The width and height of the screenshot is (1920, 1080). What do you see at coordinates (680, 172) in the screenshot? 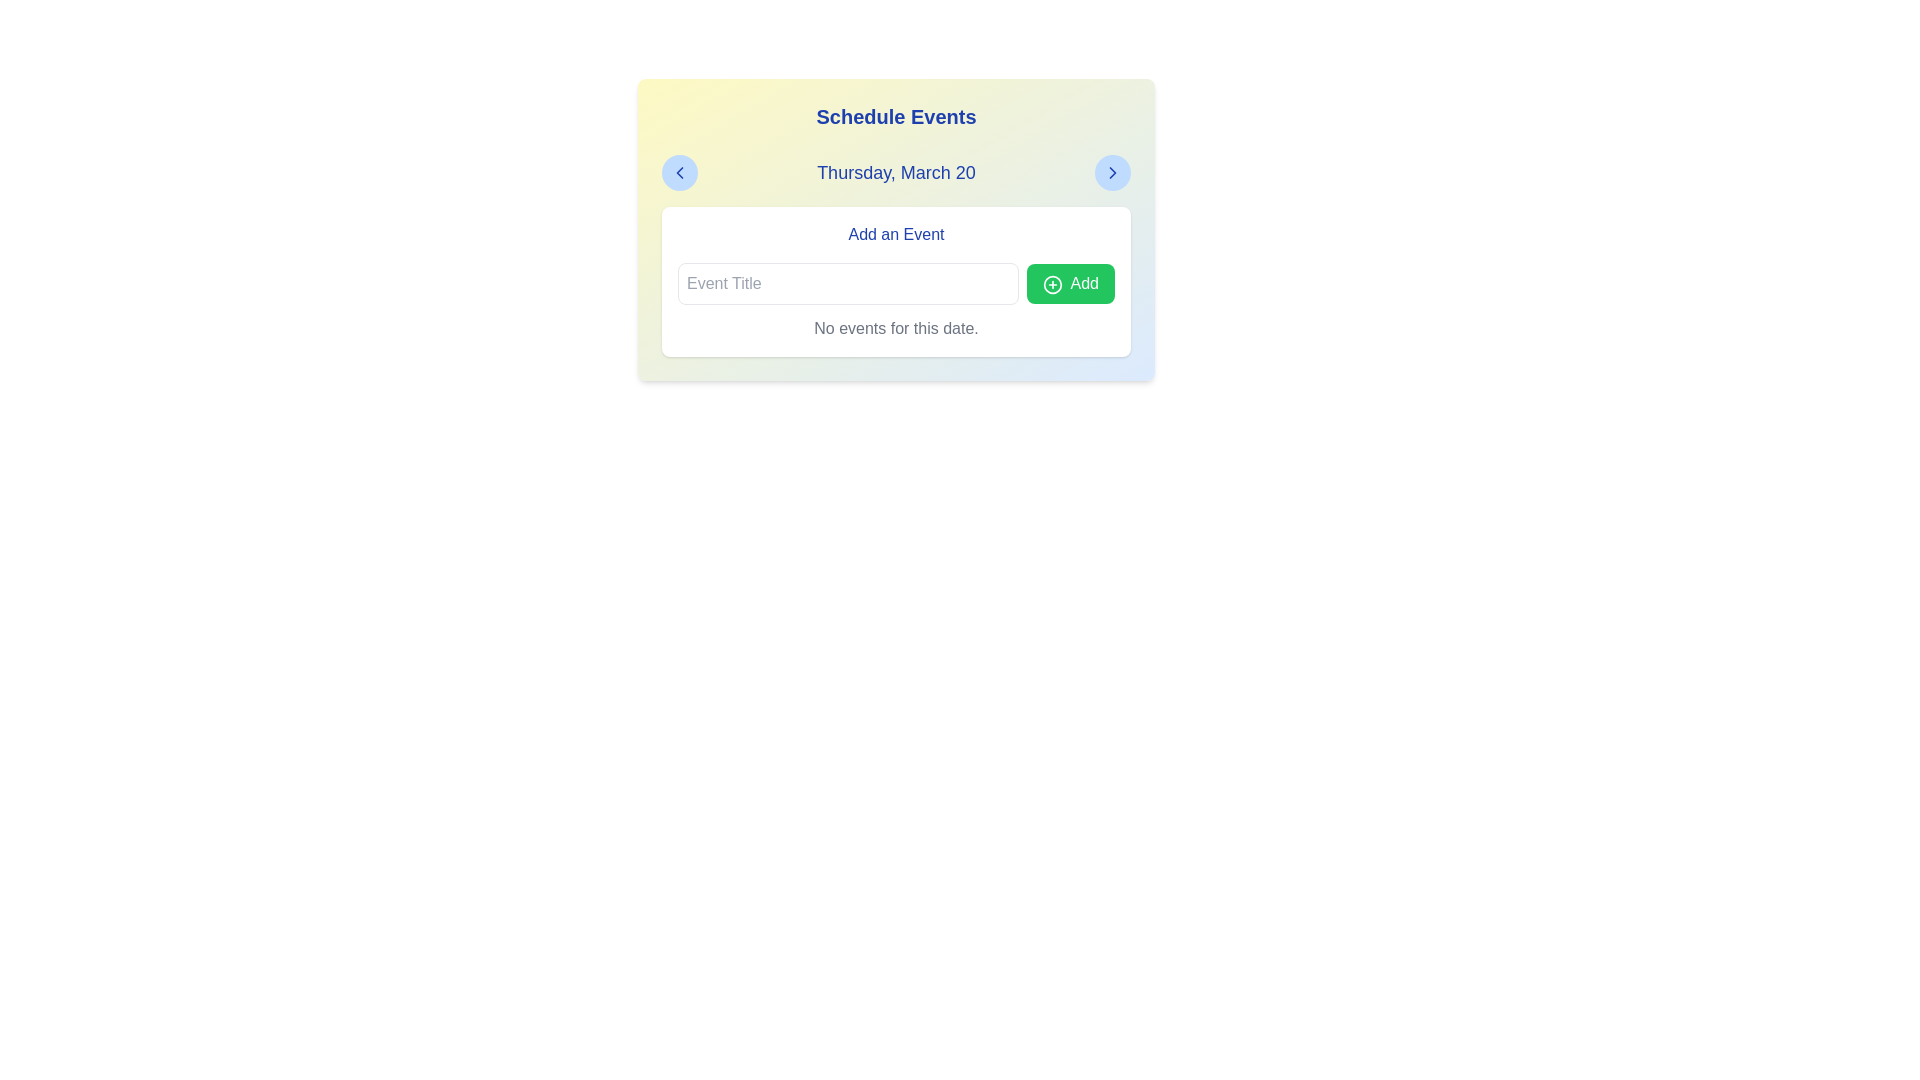
I see `the button positioned to the left of the header labeled 'Thursday, March 20'` at bounding box center [680, 172].